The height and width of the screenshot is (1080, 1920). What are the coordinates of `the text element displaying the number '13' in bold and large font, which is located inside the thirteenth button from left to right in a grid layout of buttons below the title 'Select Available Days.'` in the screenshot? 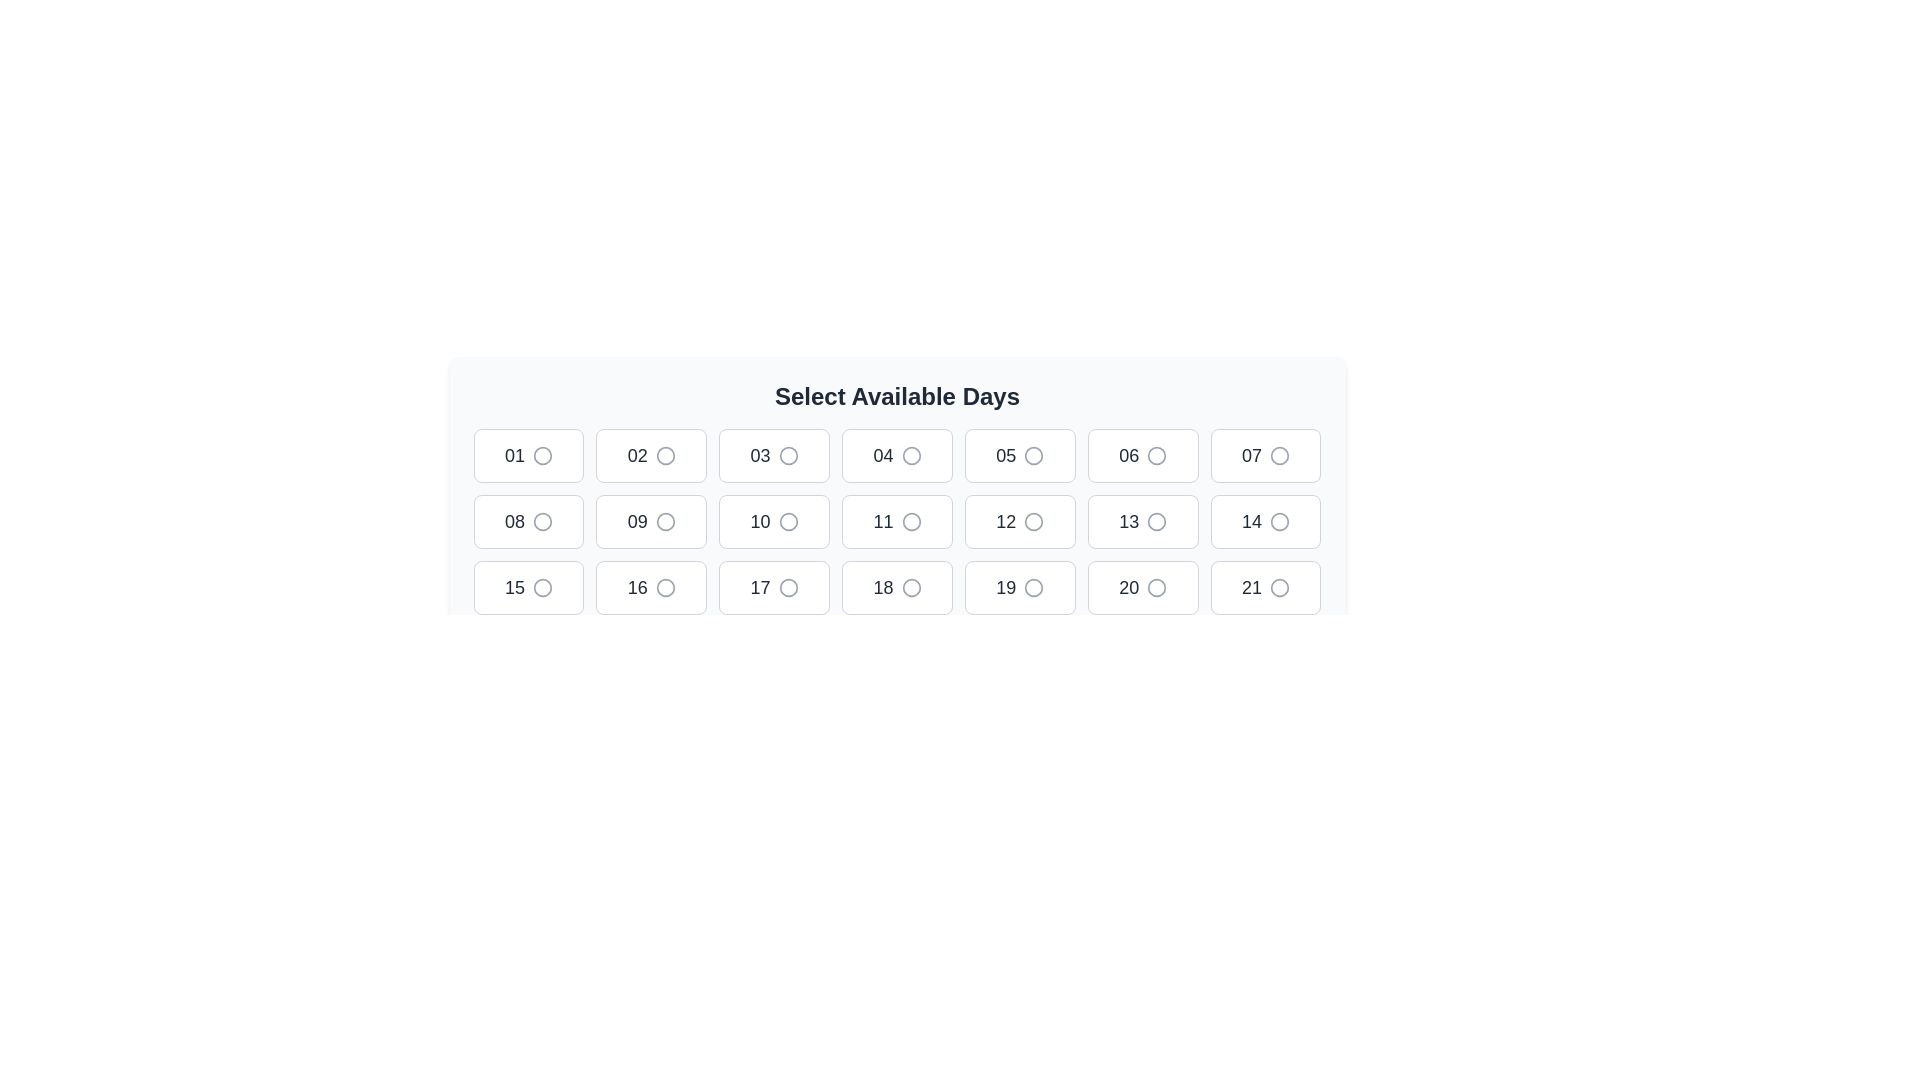 It's located at (1129, 520).